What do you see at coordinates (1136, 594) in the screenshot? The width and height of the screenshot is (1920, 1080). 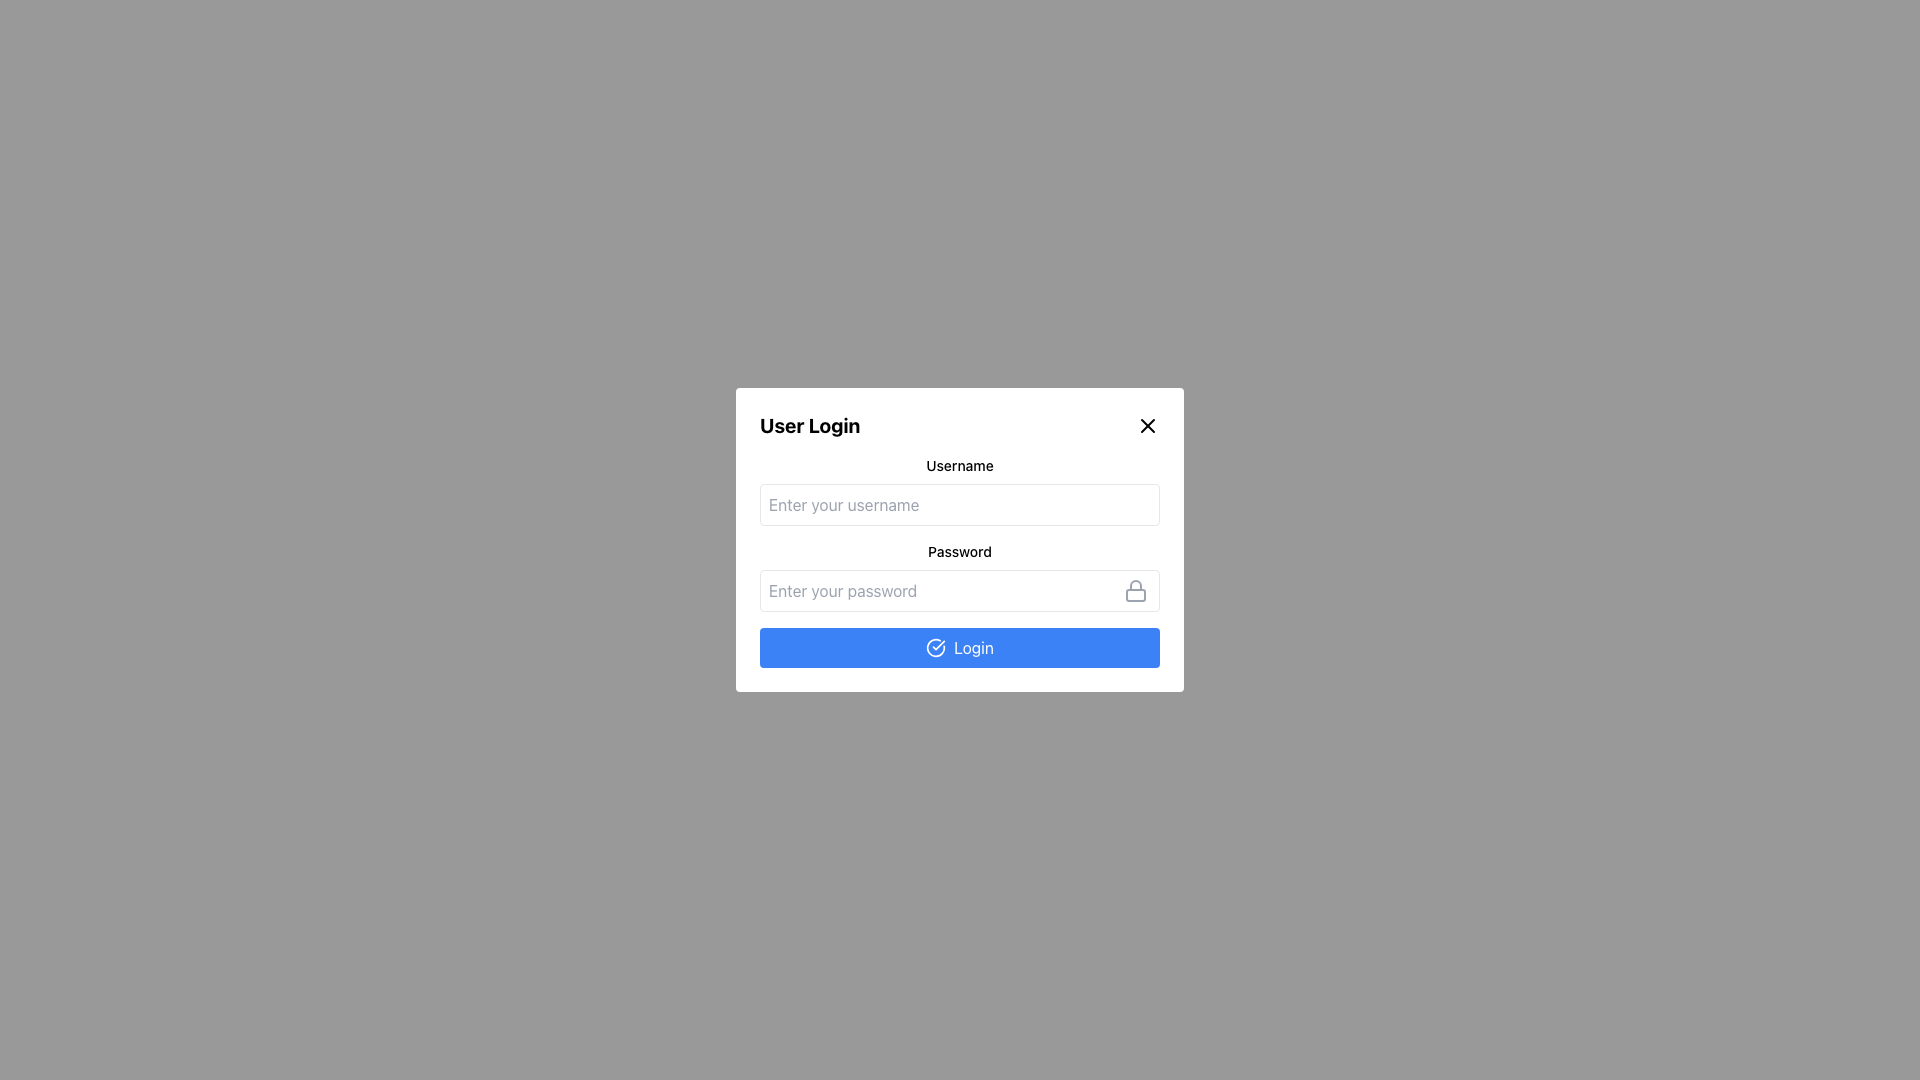 I see `the rectangle shape of the lock icon, which serves as a decorative part of the lock, located to the right of the password input field in the login form` at bounding box center [1136, 594].